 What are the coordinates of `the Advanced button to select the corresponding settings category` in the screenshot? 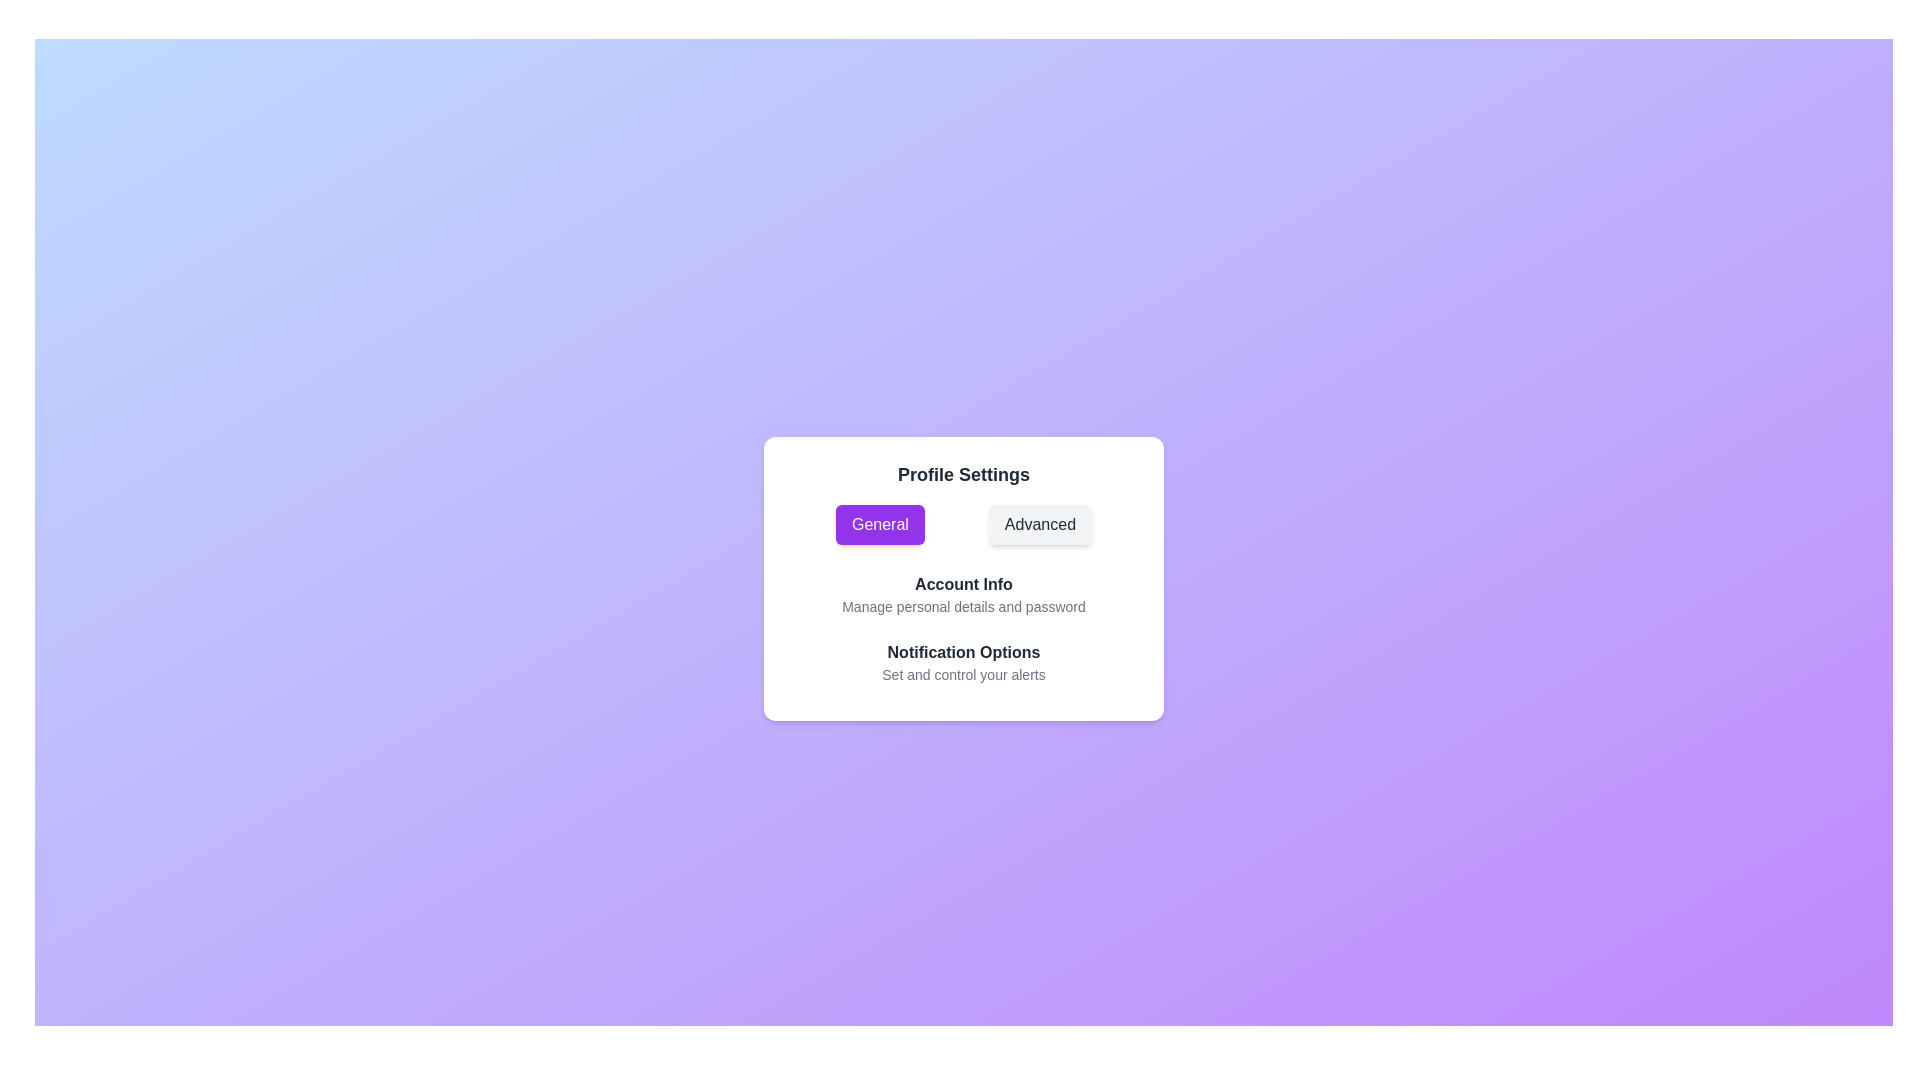 It's located at (1040, 523).